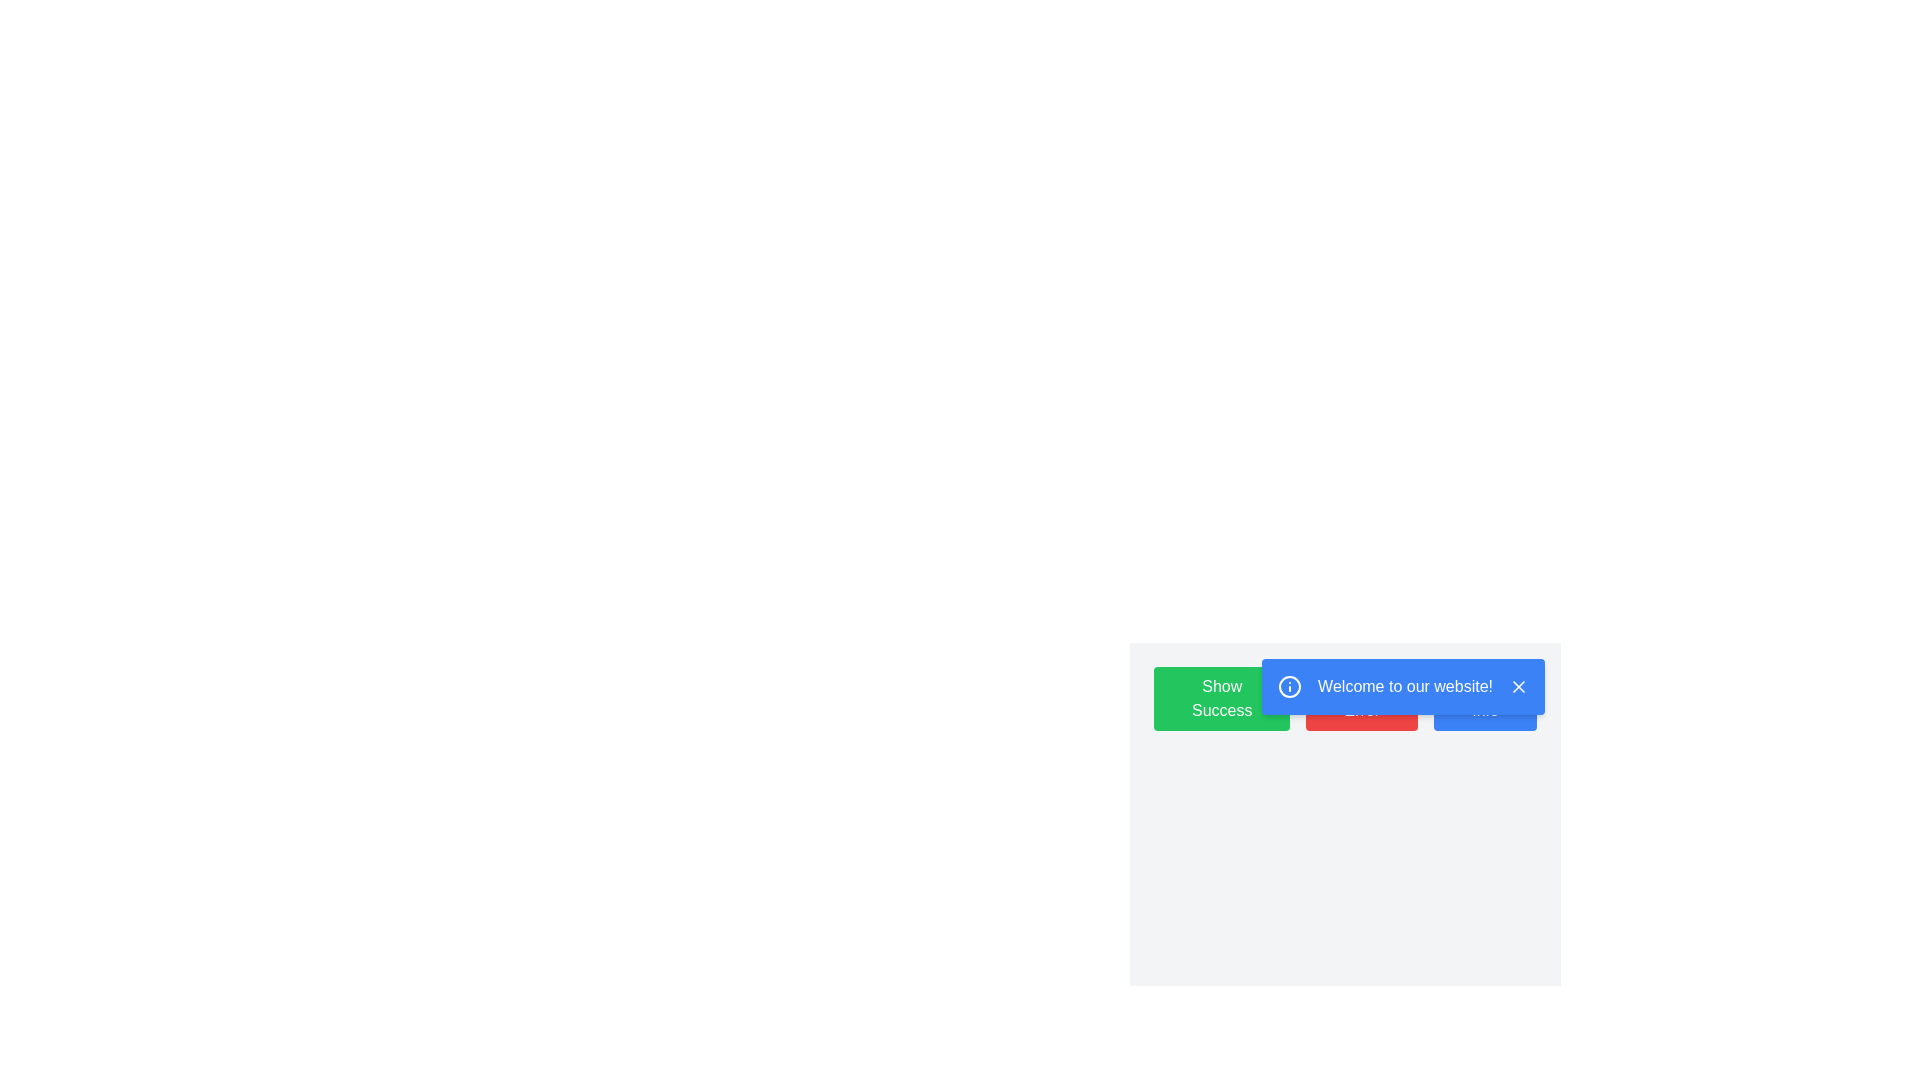  I want to click on the 'Close' button located at the bottom-right of the notification banner, so click(1518, 685).